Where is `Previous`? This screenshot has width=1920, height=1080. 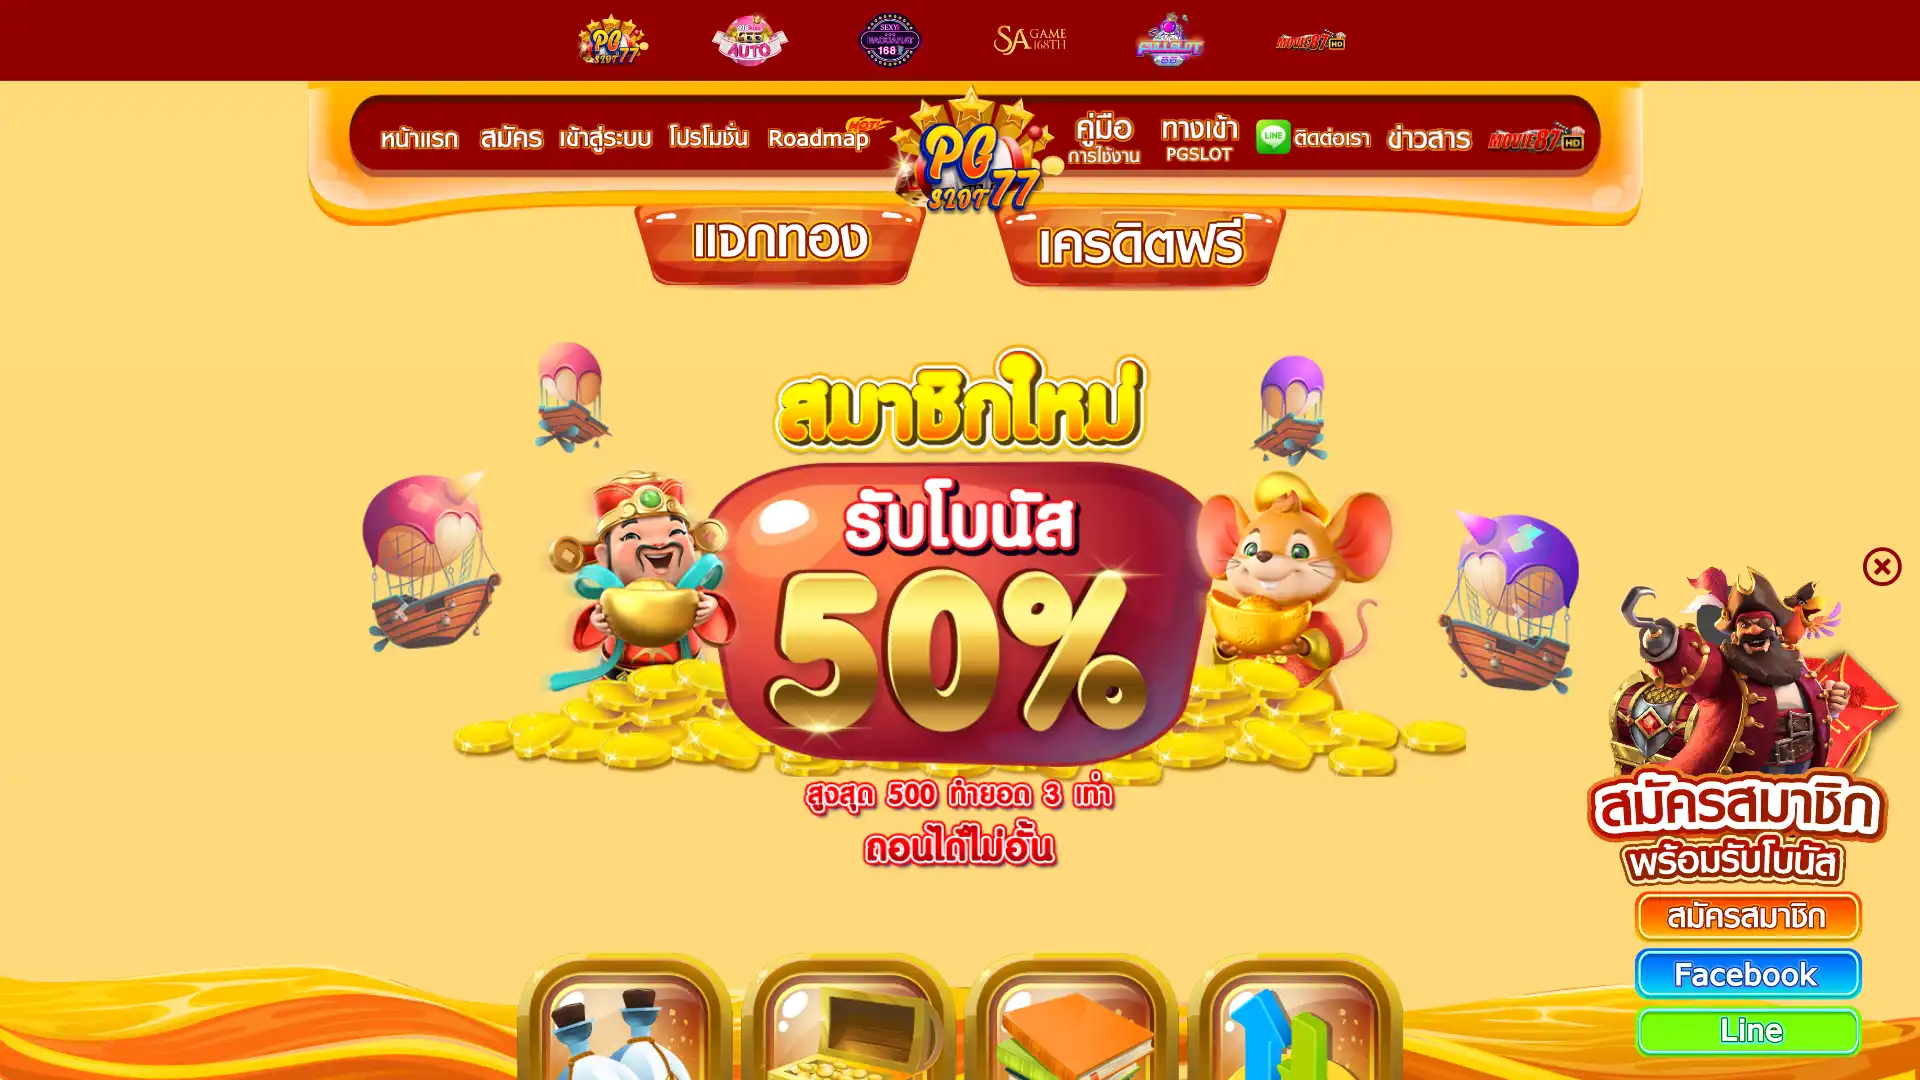
Previous is located at coordinates (400, 609).